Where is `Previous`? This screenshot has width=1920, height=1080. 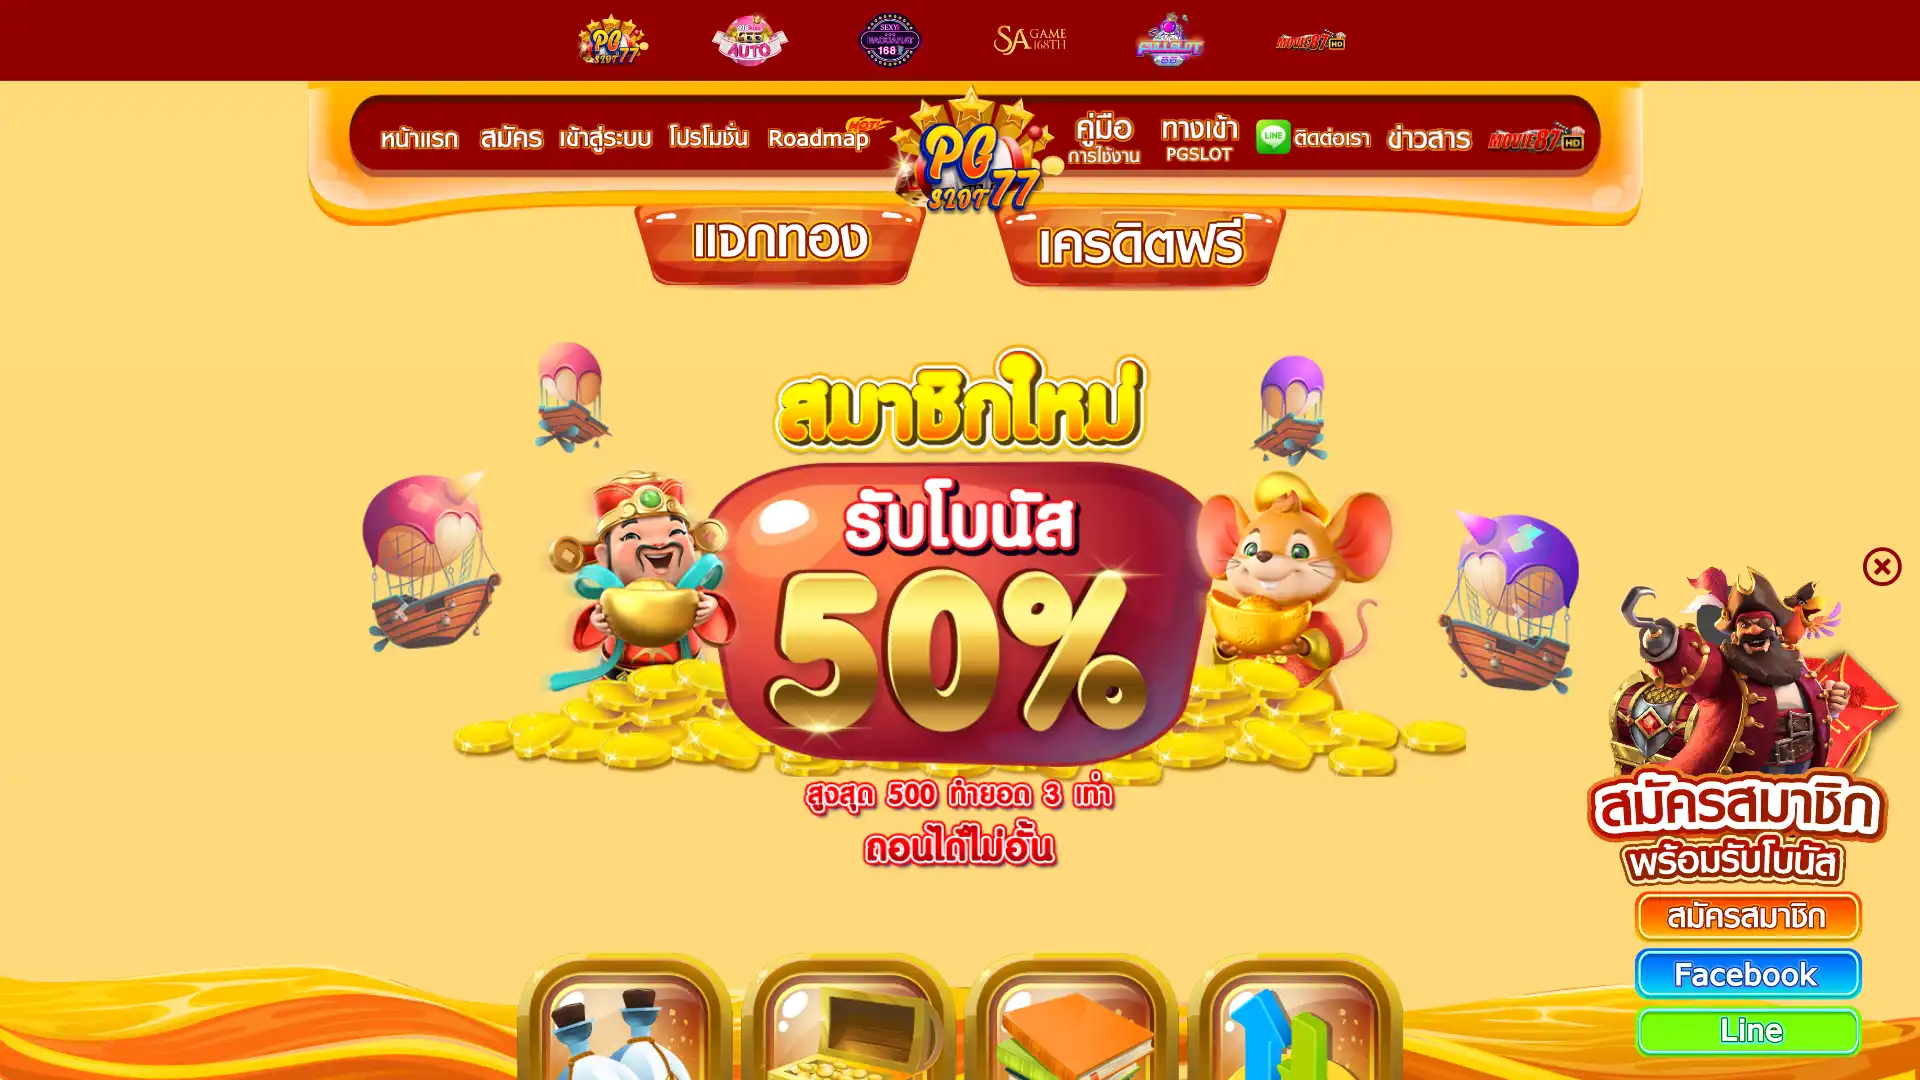
Previous is located at coordinates (400, 609).